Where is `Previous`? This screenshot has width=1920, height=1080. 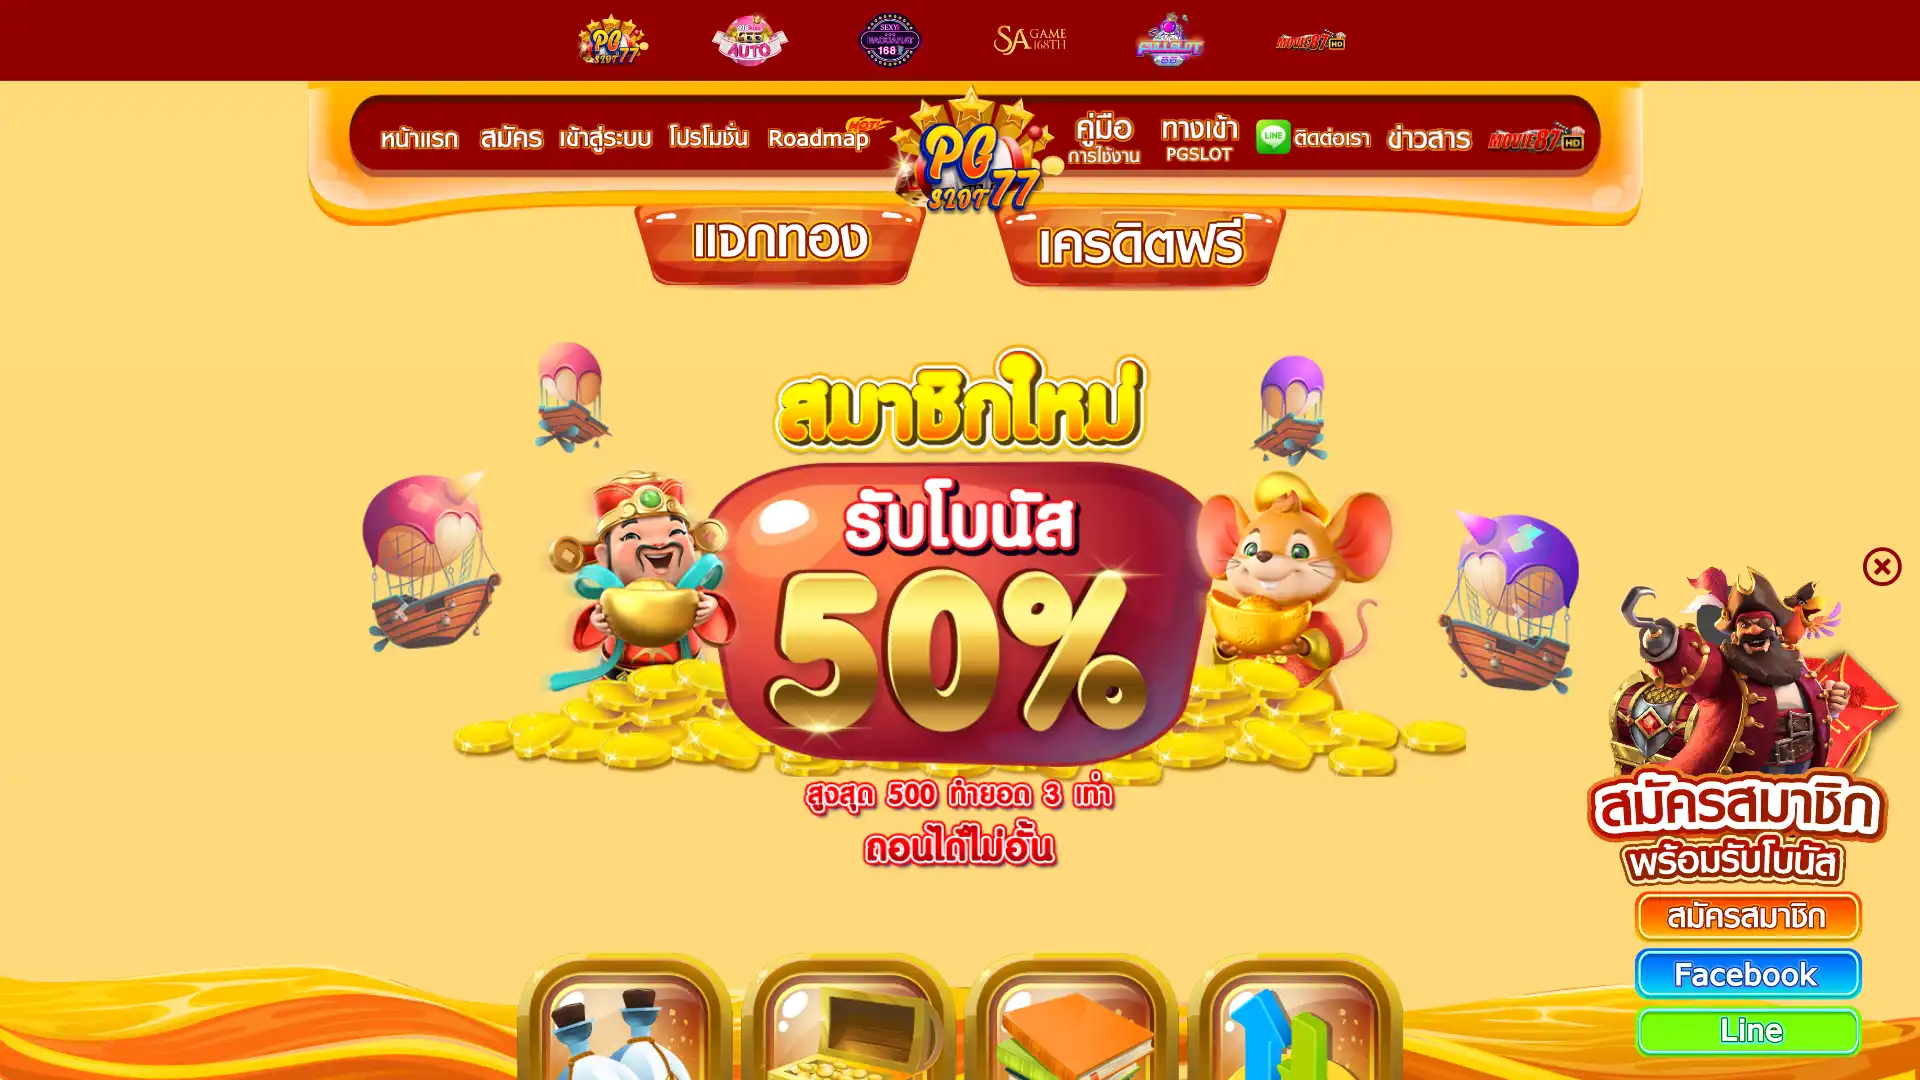
Previous is located at coordinates (400, 609).